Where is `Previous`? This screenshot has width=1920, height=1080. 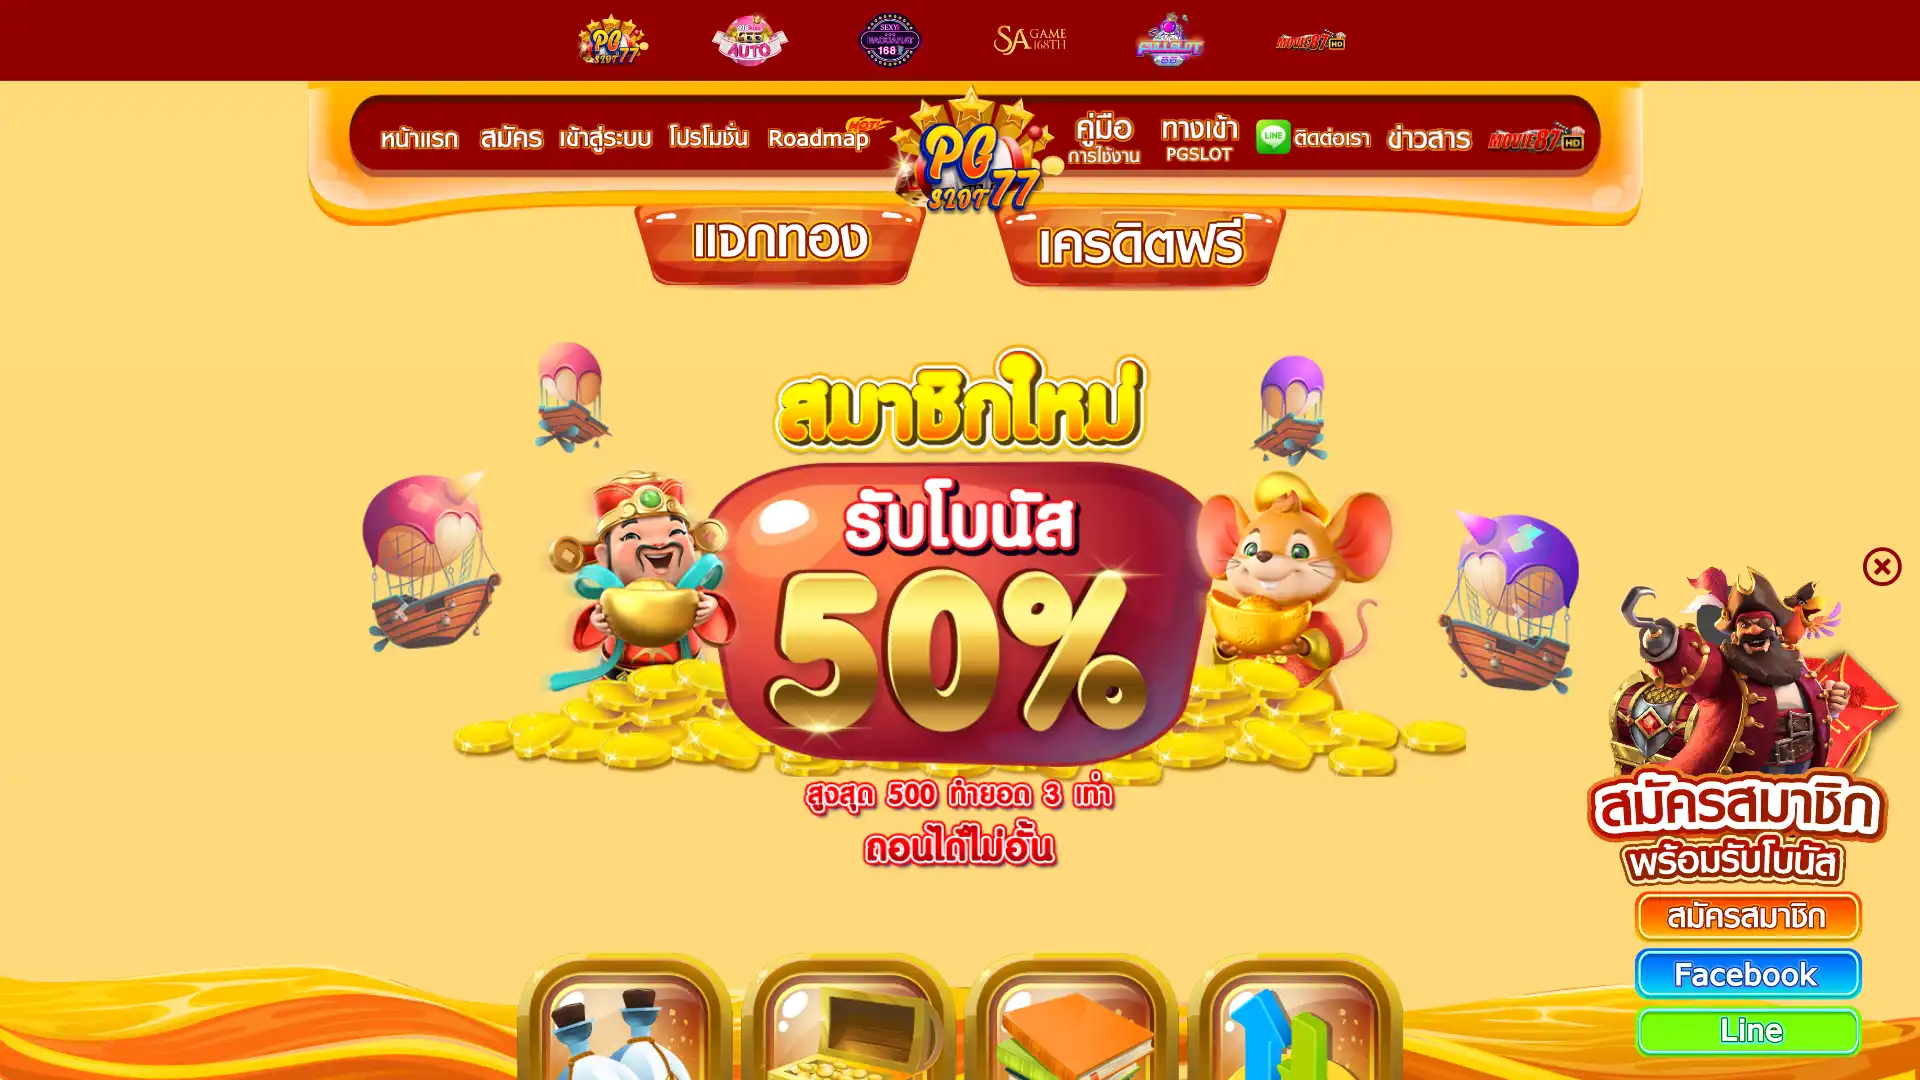
Previous is located at coordinates (400, 609).